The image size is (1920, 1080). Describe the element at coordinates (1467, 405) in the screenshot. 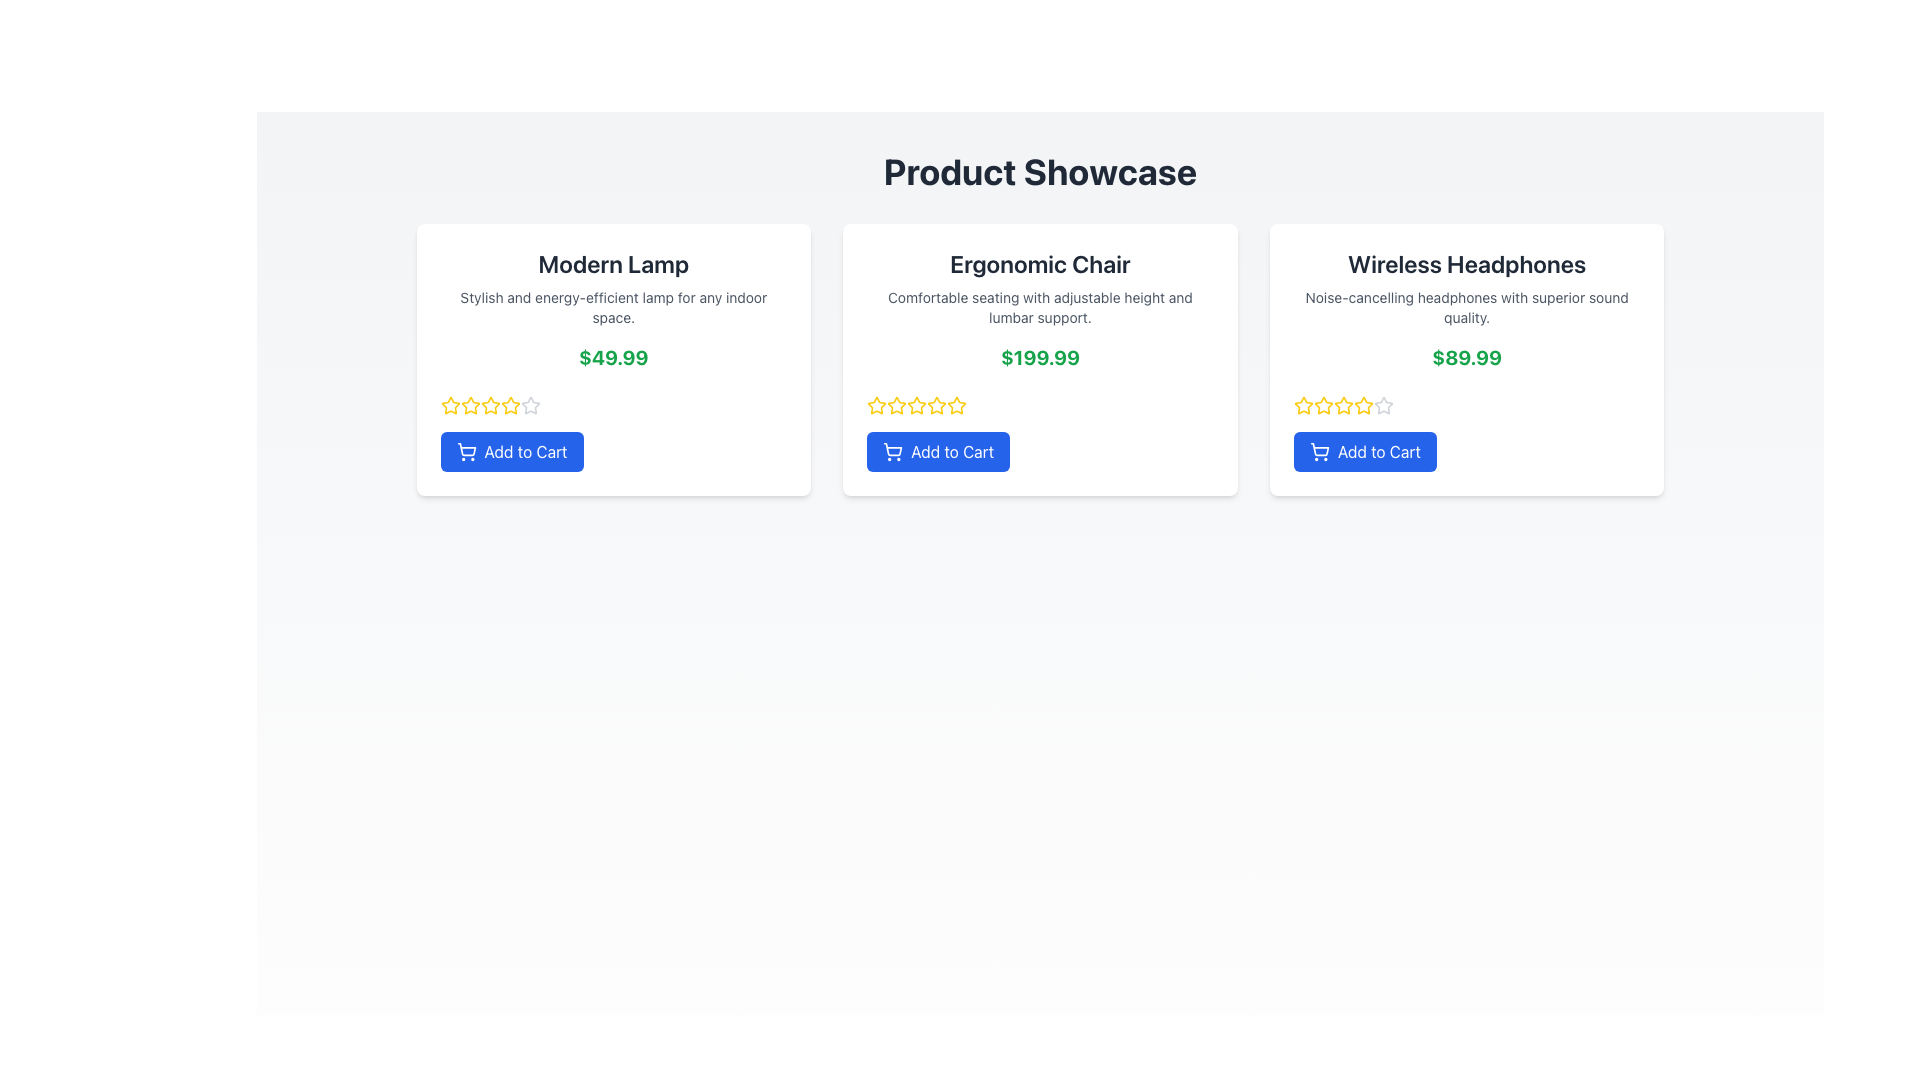

I see `the Rating display (stars) which consists of five star icons, four filled with yellow and one gray, located below the price '$89.99' and above the 'Add to Cart' button in the 'Wireless Headphones' card` at that location.